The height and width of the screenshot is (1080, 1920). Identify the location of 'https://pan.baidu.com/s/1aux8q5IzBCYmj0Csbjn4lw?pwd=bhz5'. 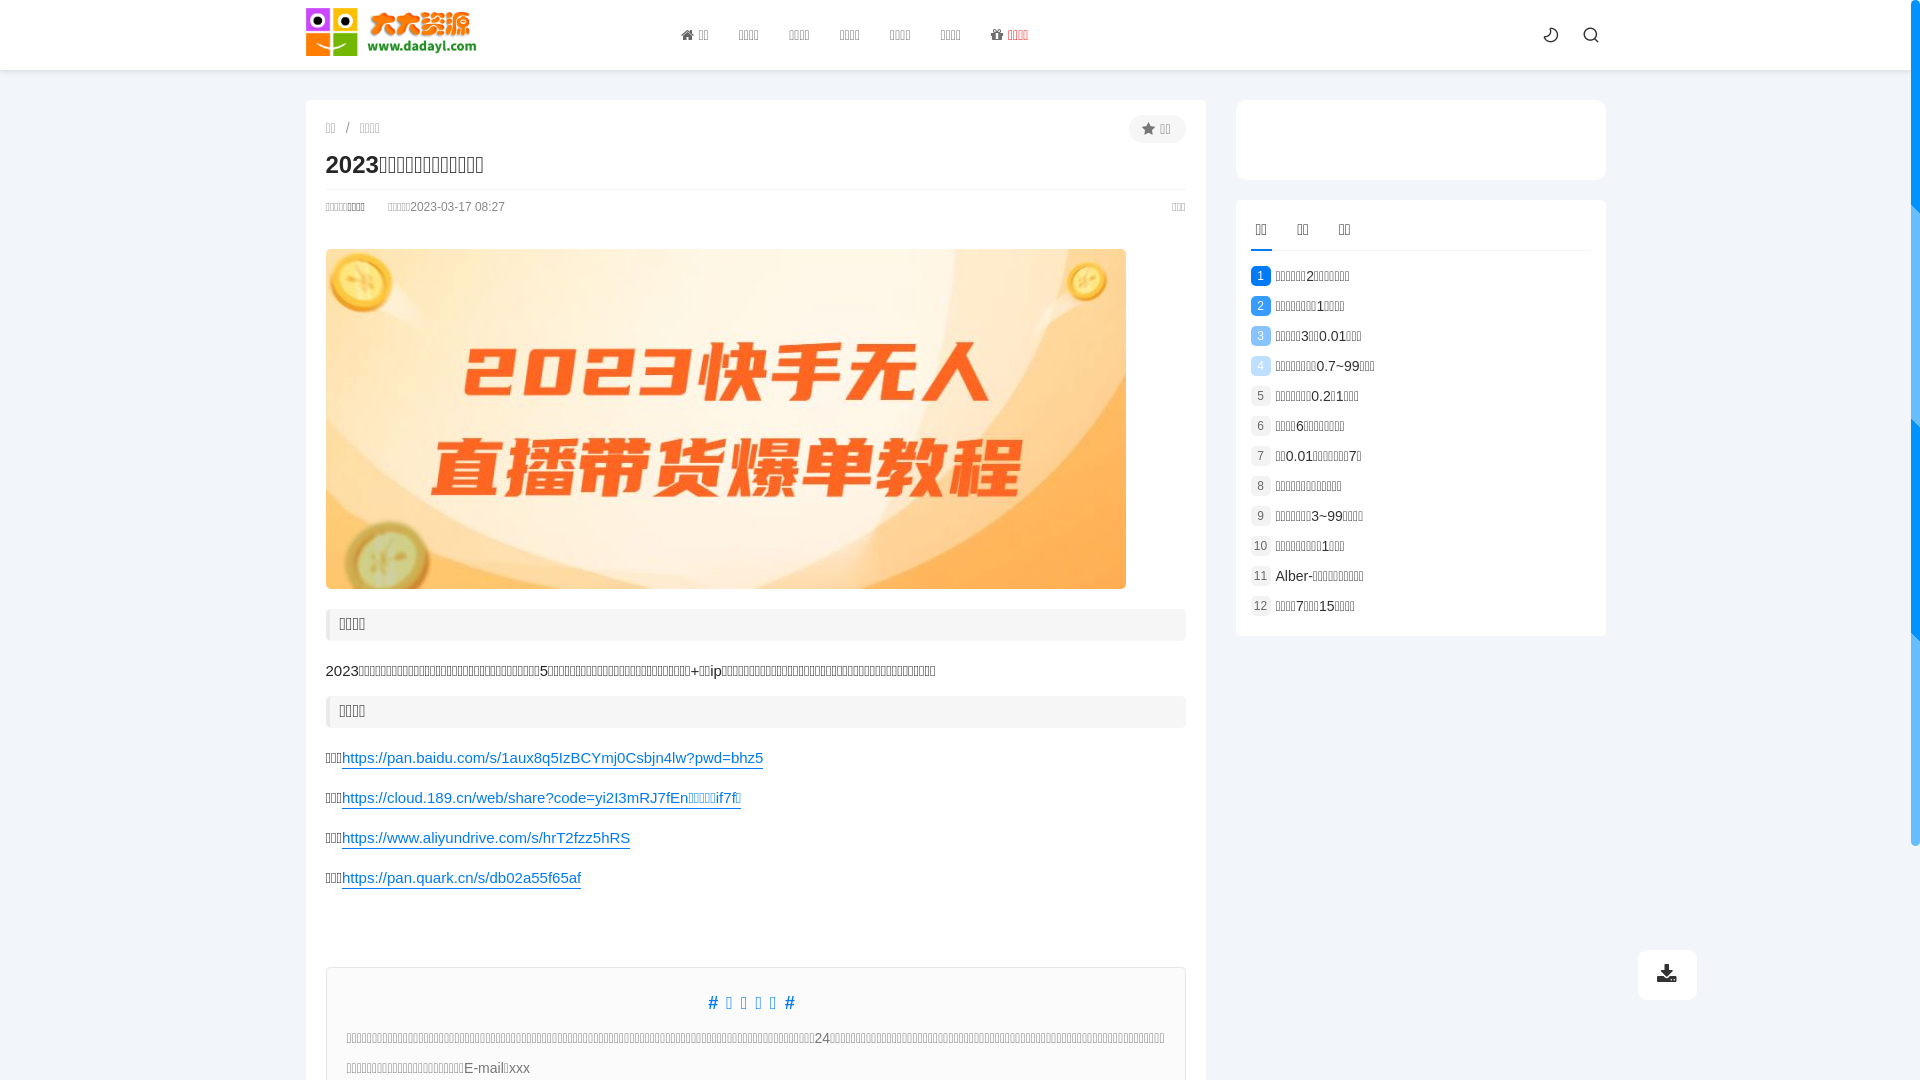
(552, 758).